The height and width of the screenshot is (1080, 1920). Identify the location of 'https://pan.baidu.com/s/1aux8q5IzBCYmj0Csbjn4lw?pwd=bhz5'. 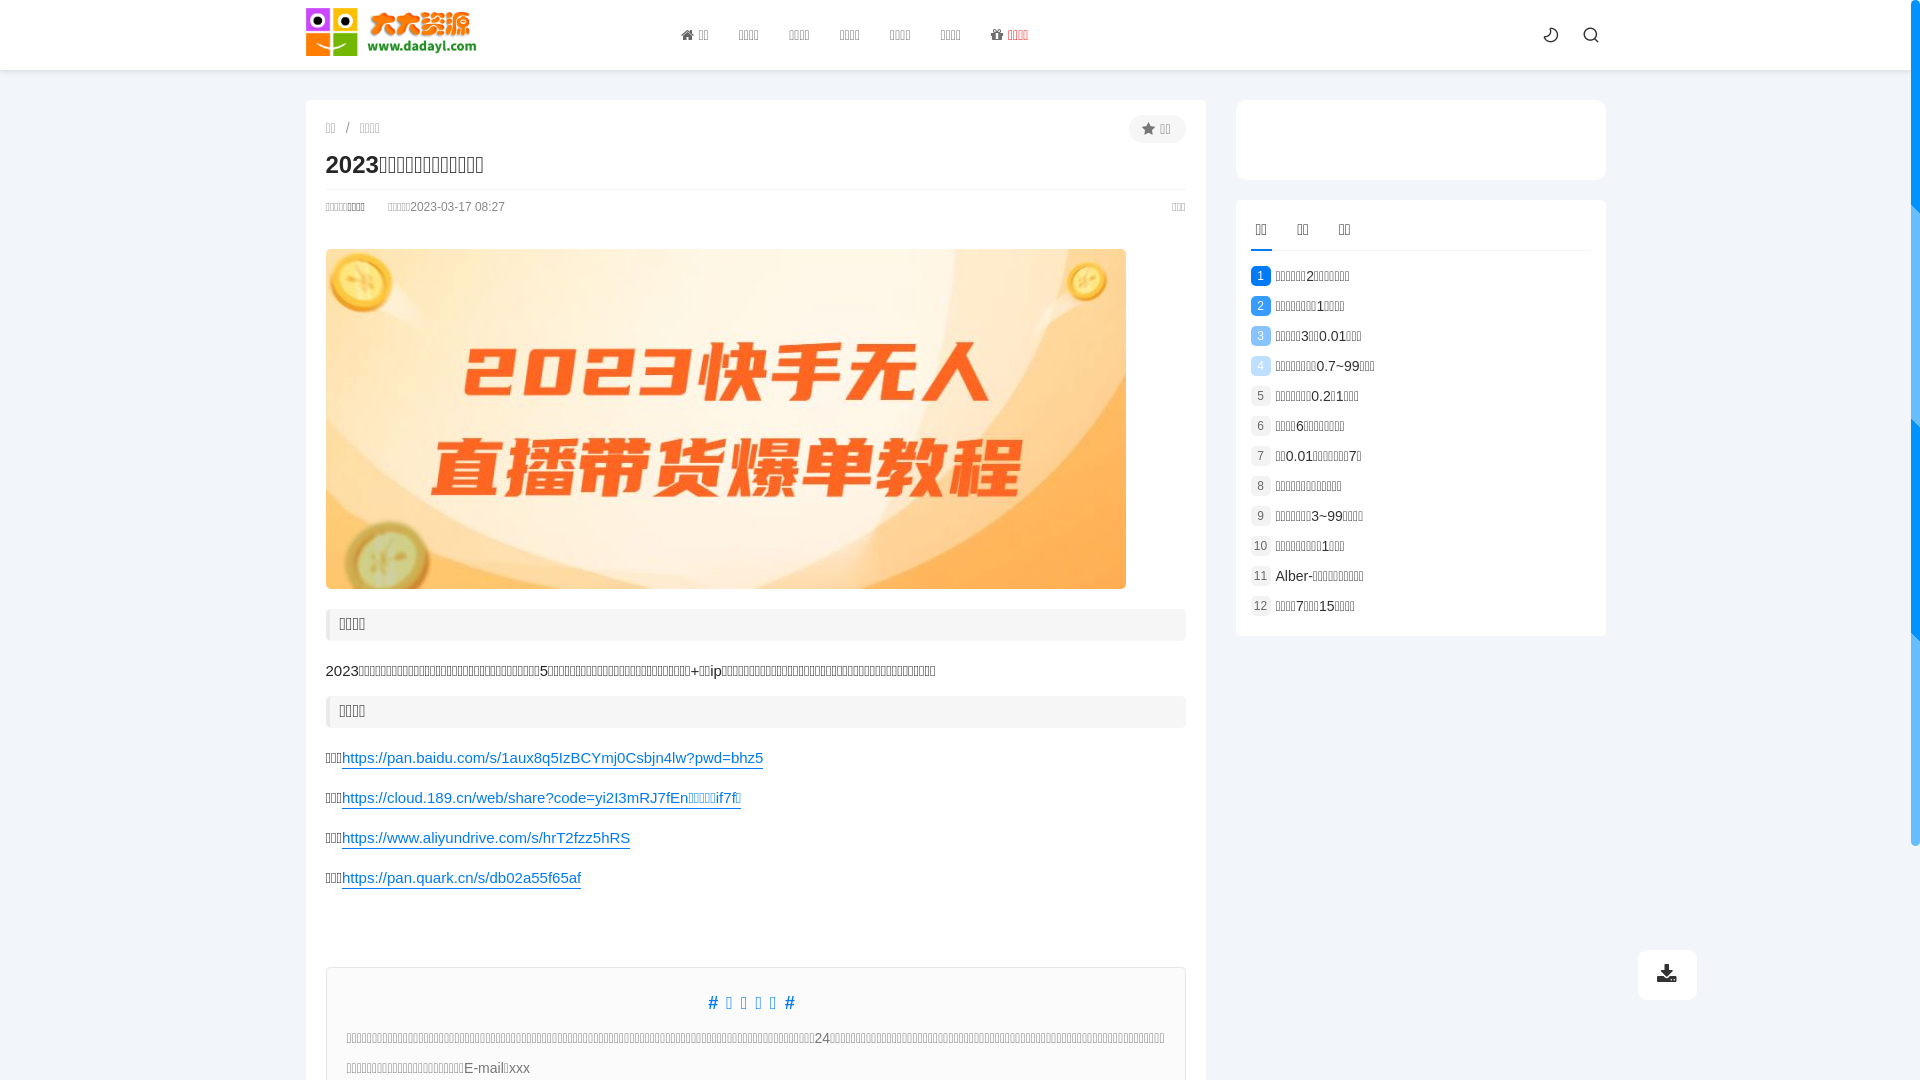
(552, 758).